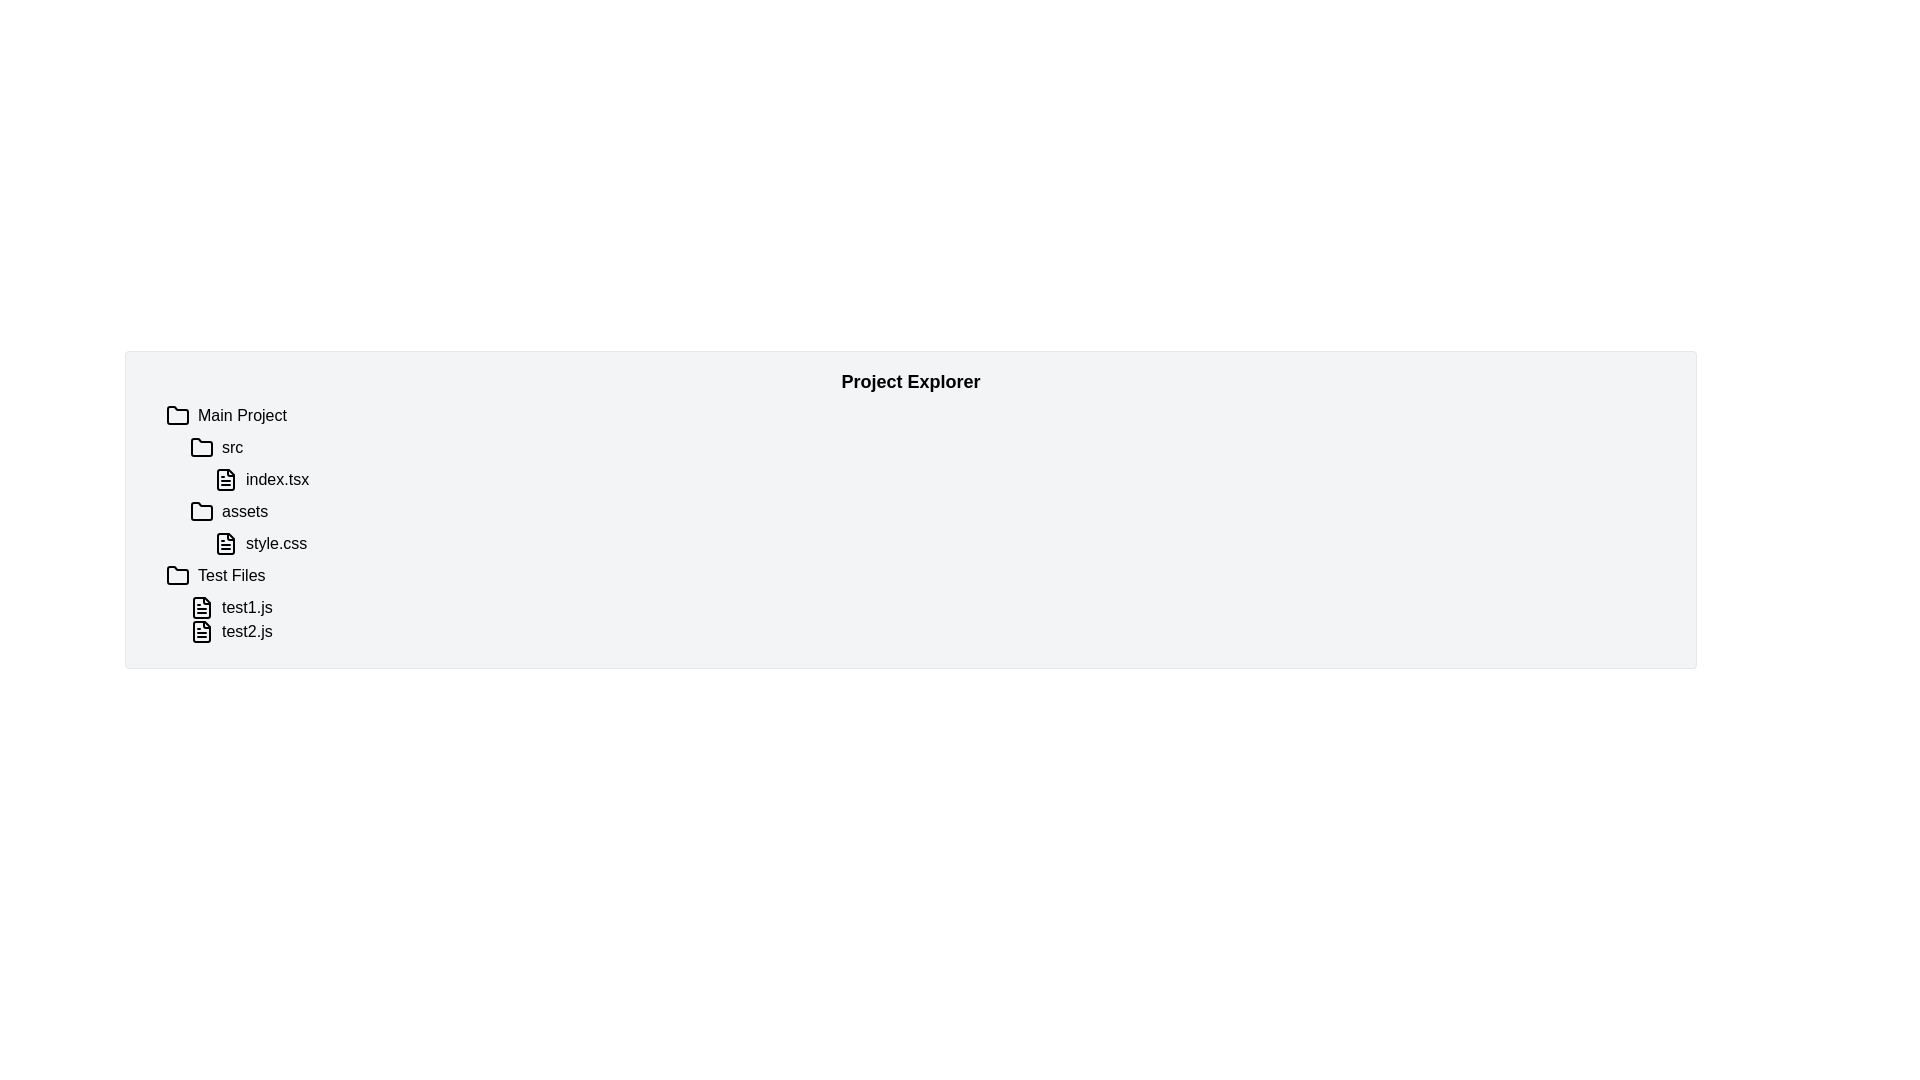 The height and width of the screenshot is (1080, 1920). Describe the element at coordinates (225, 543) in the screenshot. I see `the document file icon with a black outline, located to the left of 'style.css', by clicking on its center point` at that location.